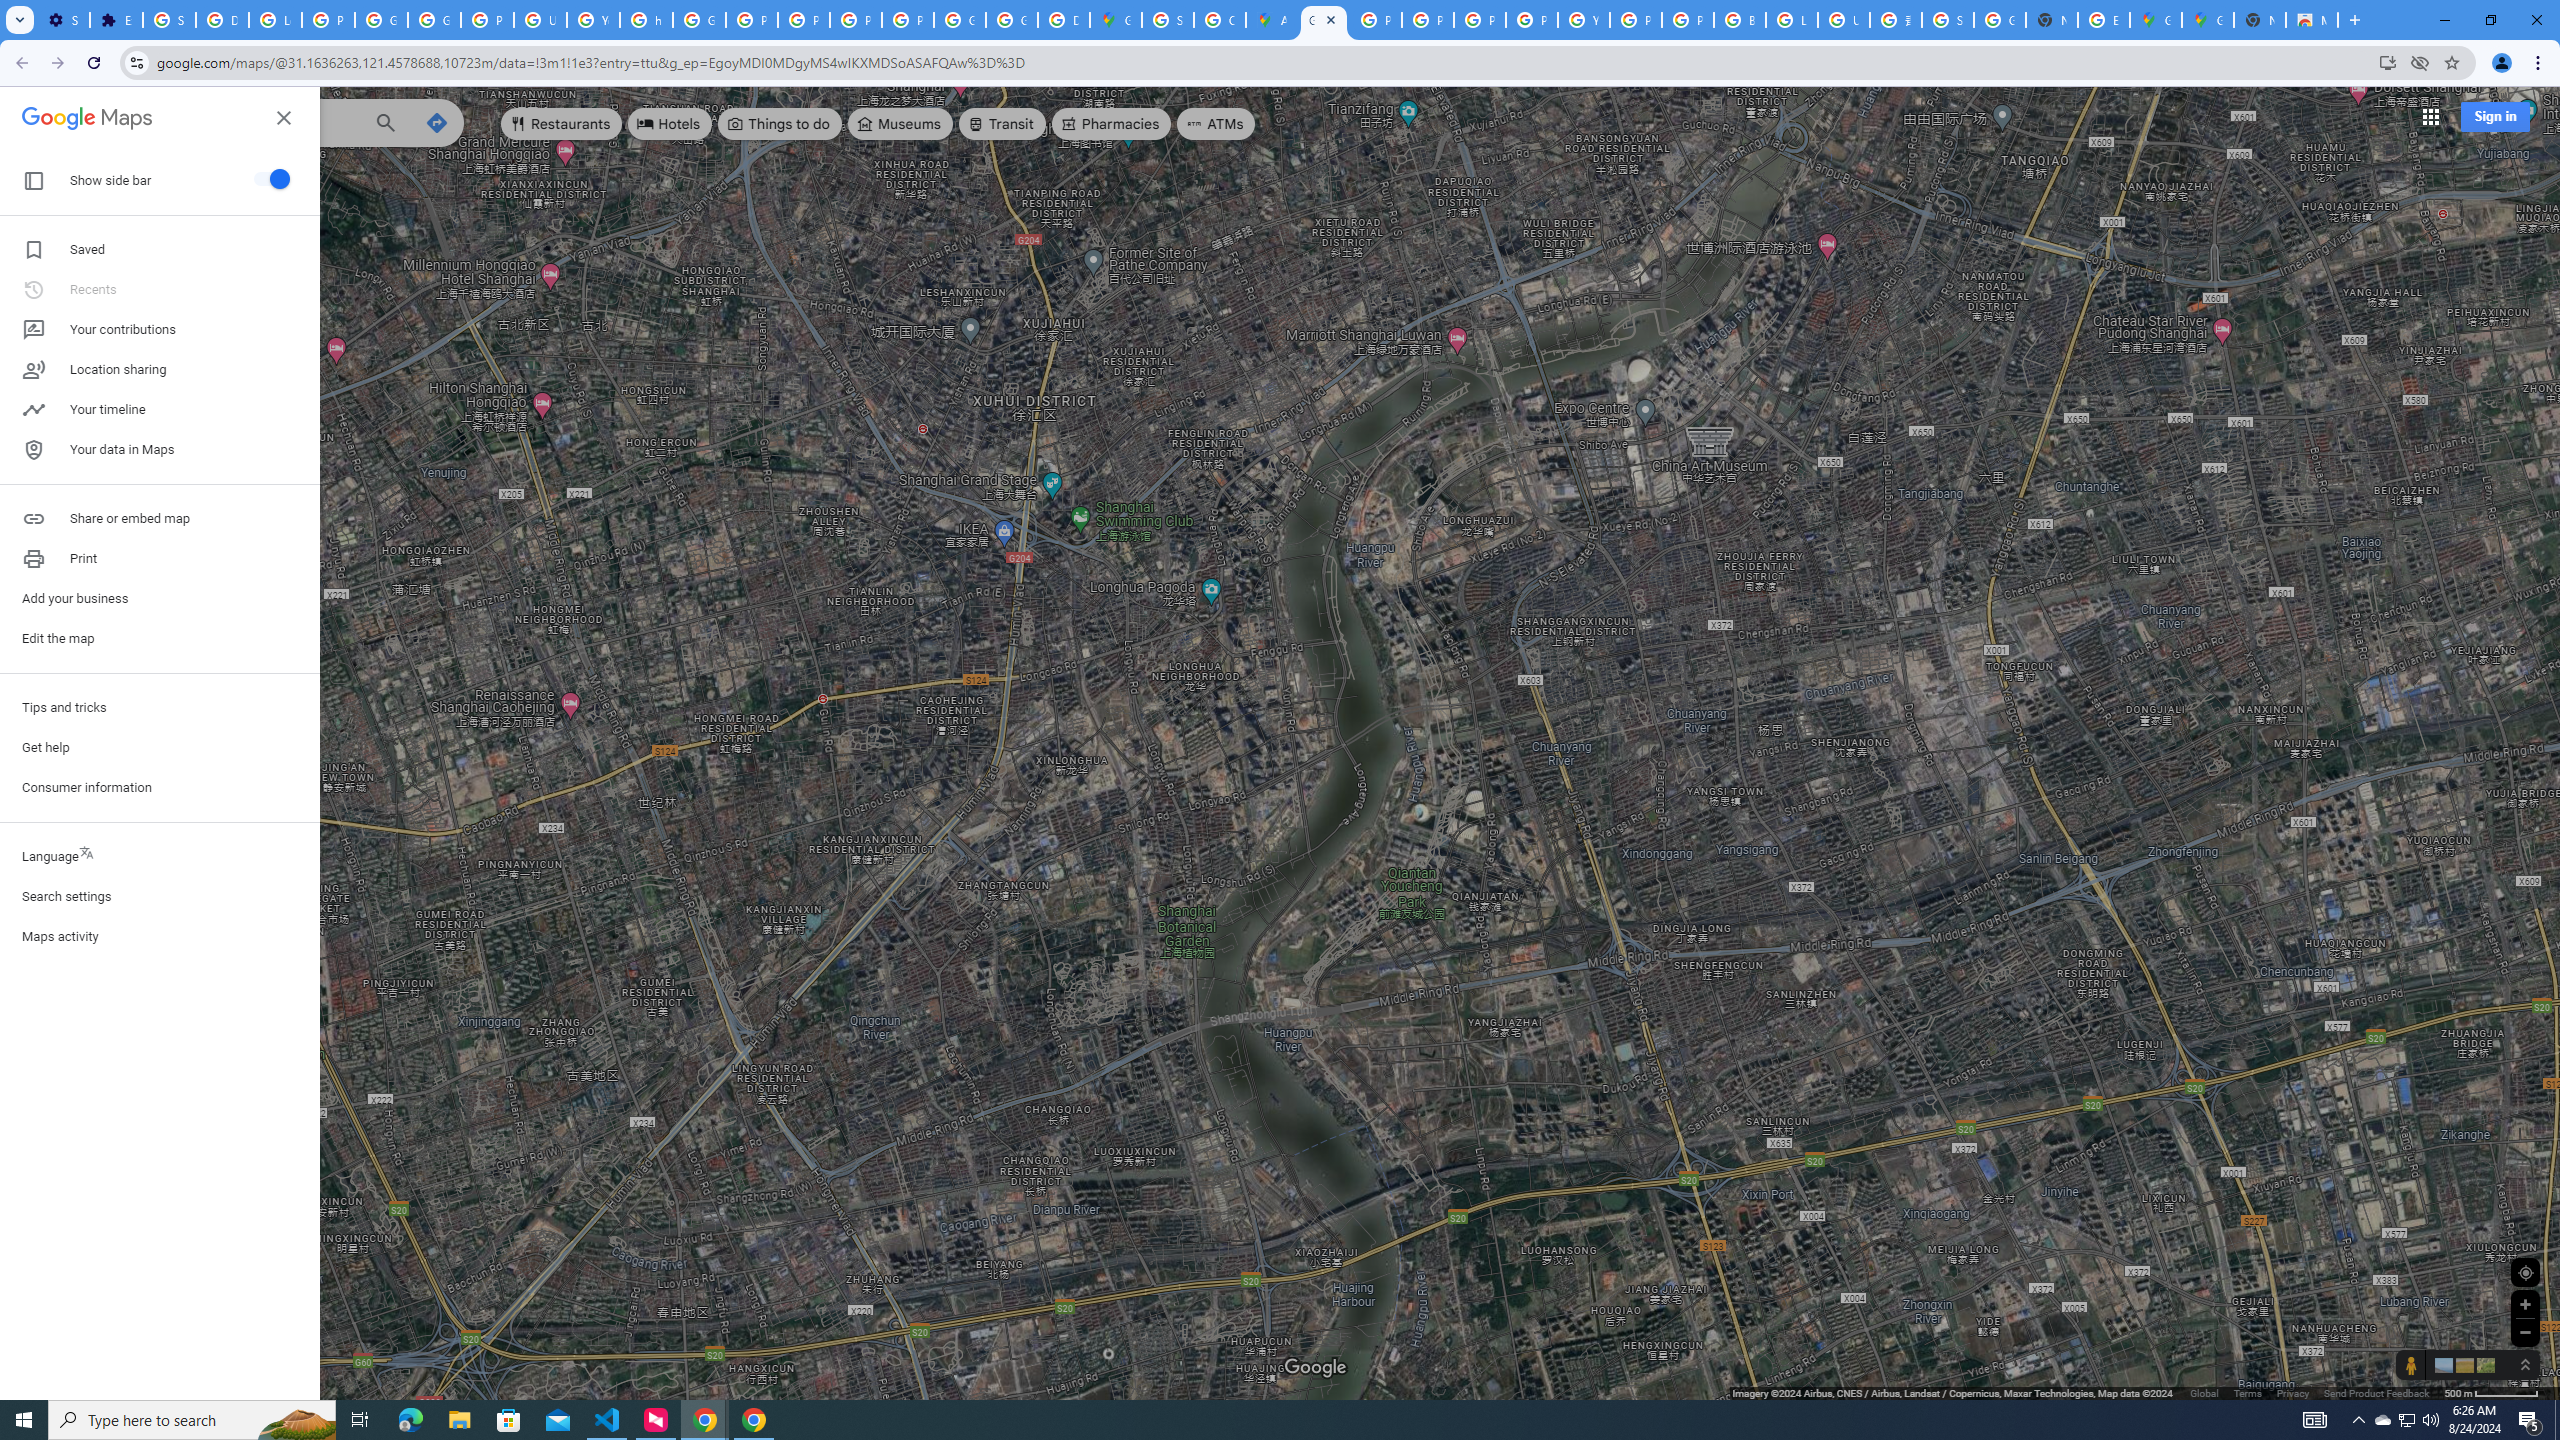  I want to click on 'Consumer information', so click(159, 788).